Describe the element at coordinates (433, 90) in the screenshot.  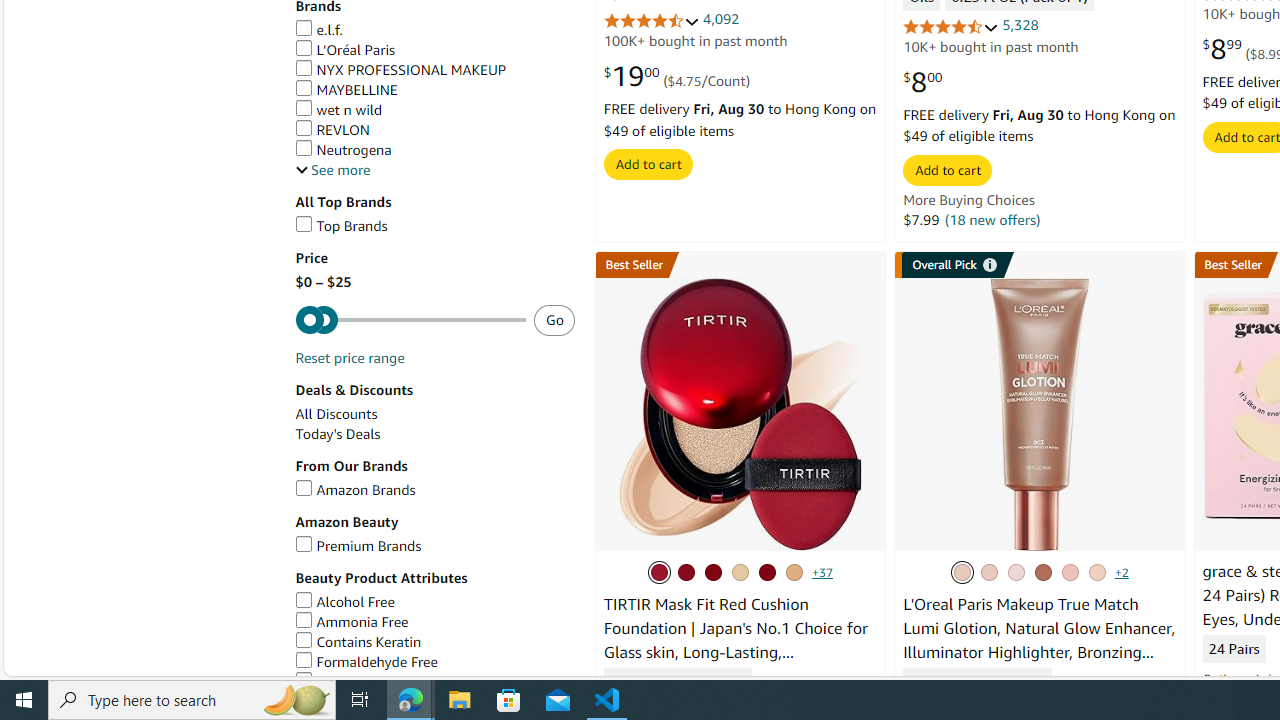
I see `'MAYBELLINE'` at that location.